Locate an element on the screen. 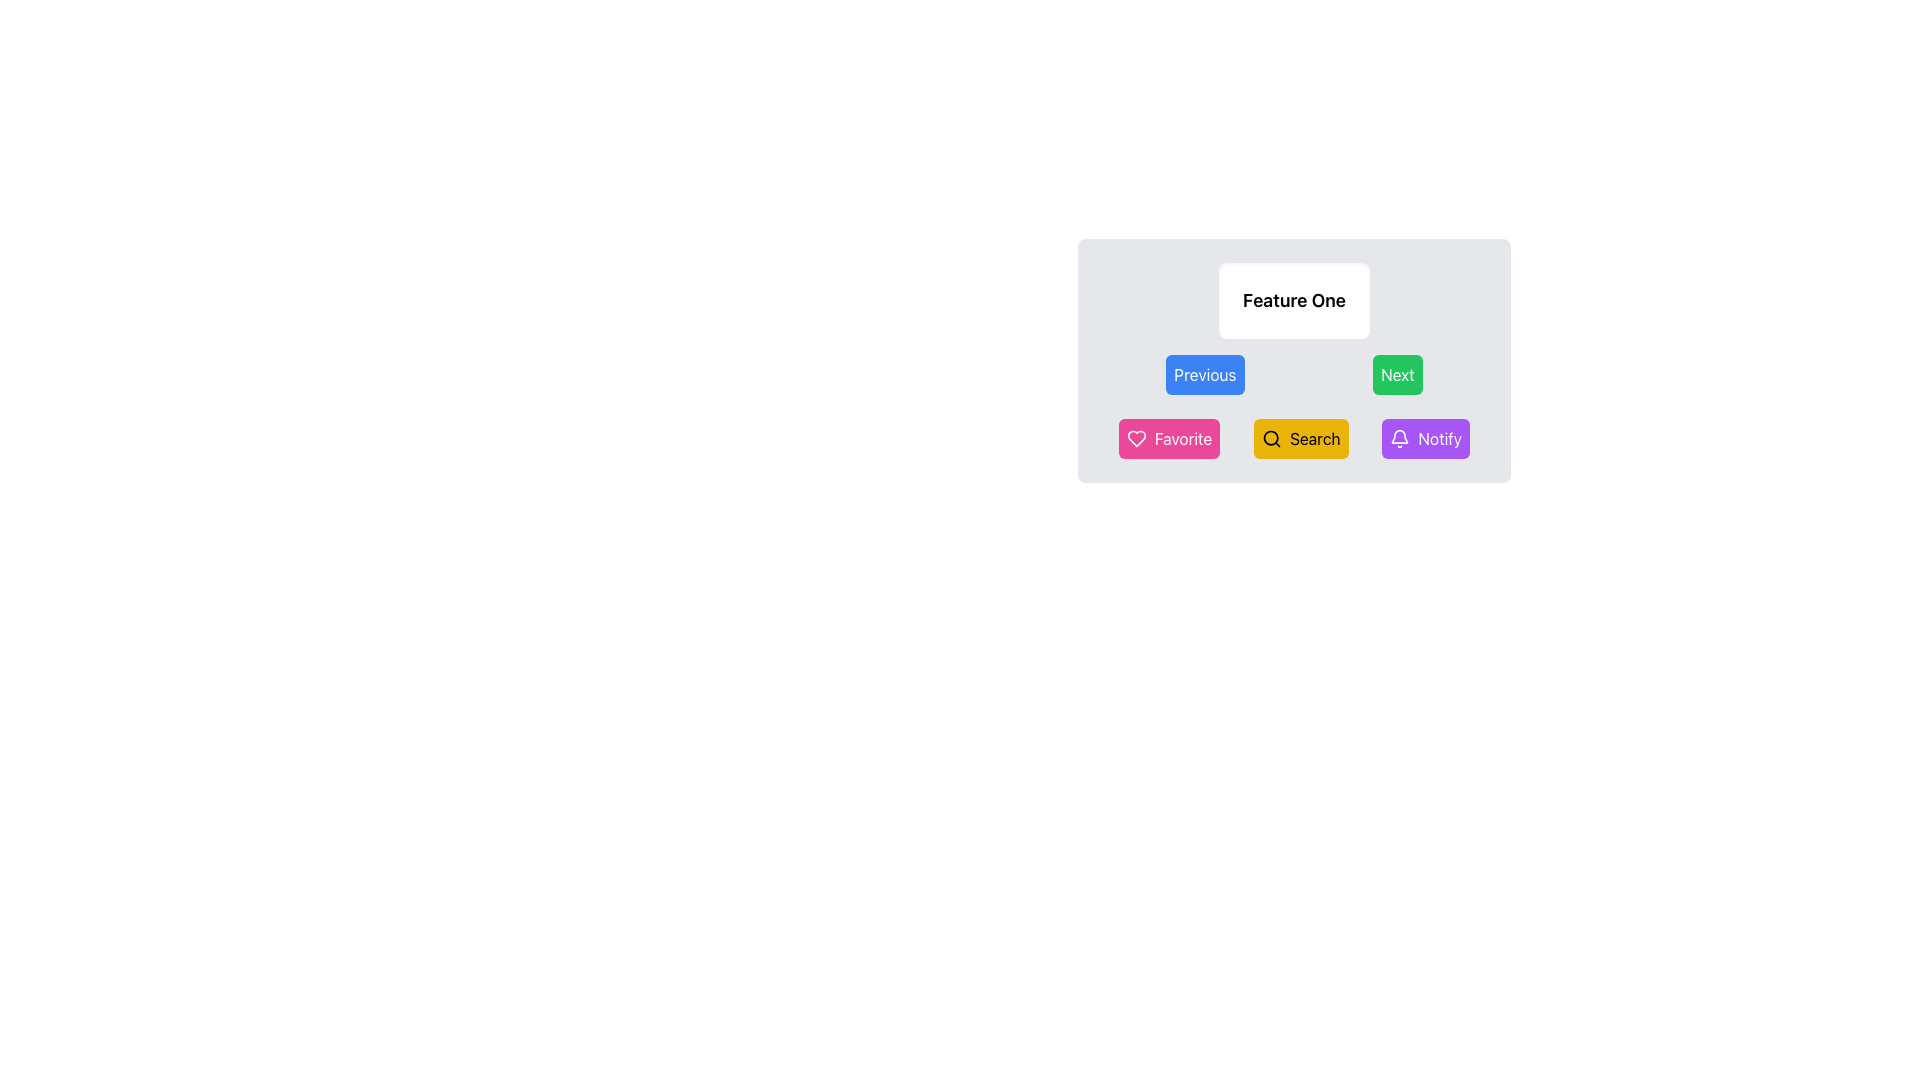 The height and width of the screenshot is (1080, 1920). the yellow rectangular button labeled 'Search' with a magnifying glass icon, located in the middle of a row of buttons is located at coordinates (1301, 438).